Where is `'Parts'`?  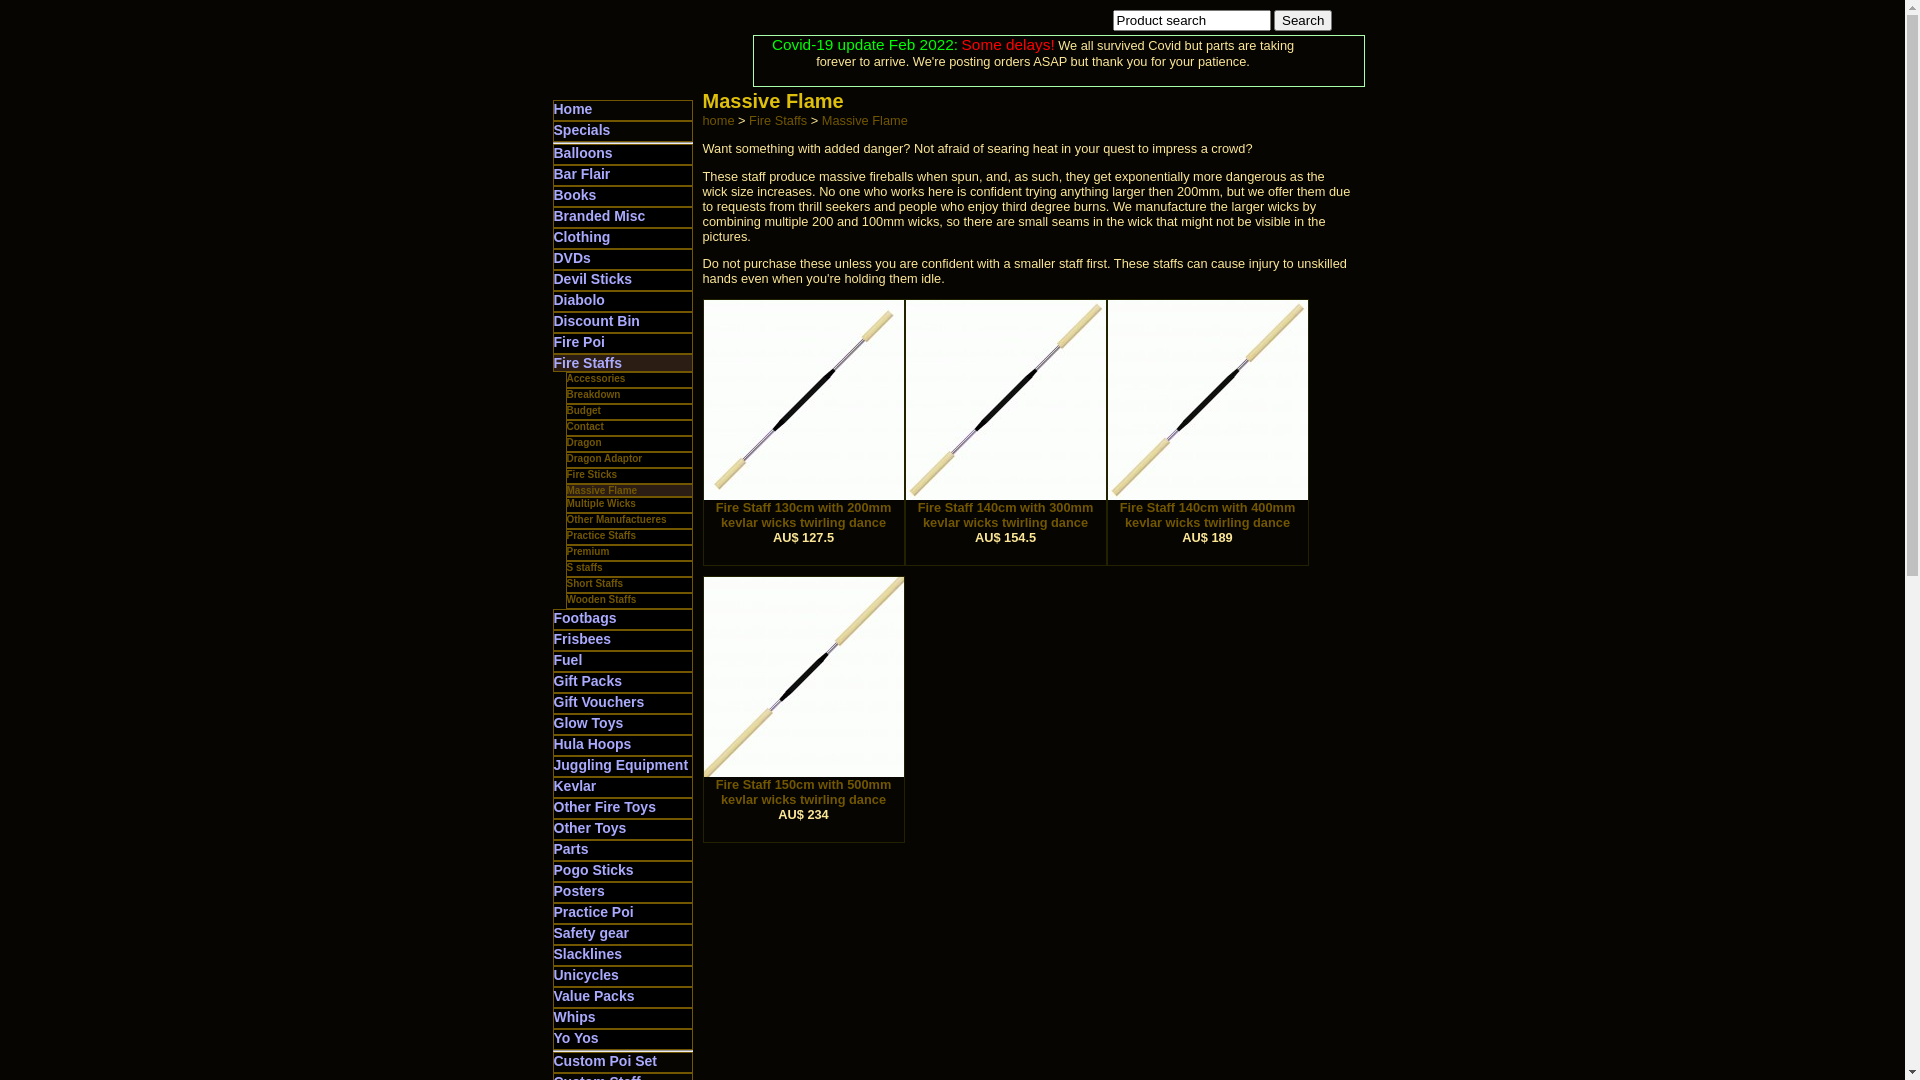 'Parts' is located at coordinates (570, 848).